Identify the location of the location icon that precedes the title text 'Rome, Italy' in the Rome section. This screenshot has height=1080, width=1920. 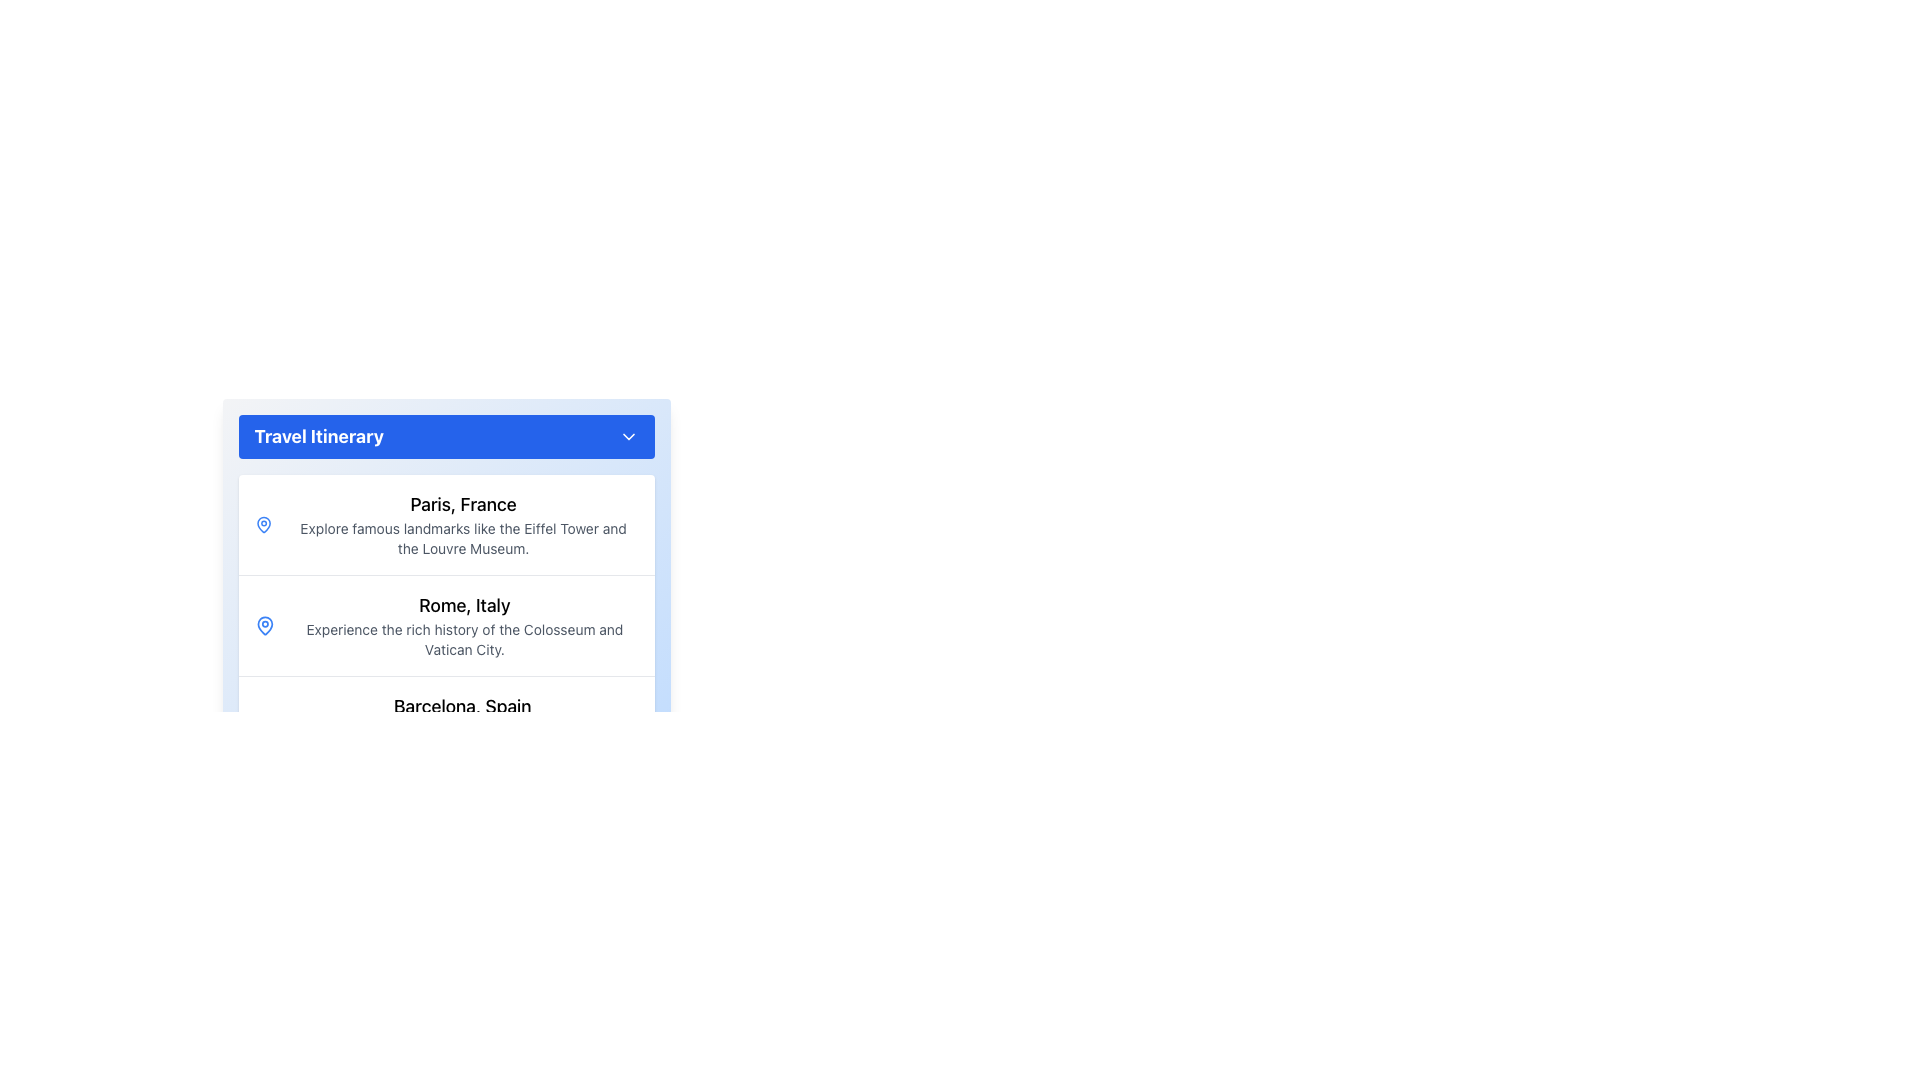
(263, 624).